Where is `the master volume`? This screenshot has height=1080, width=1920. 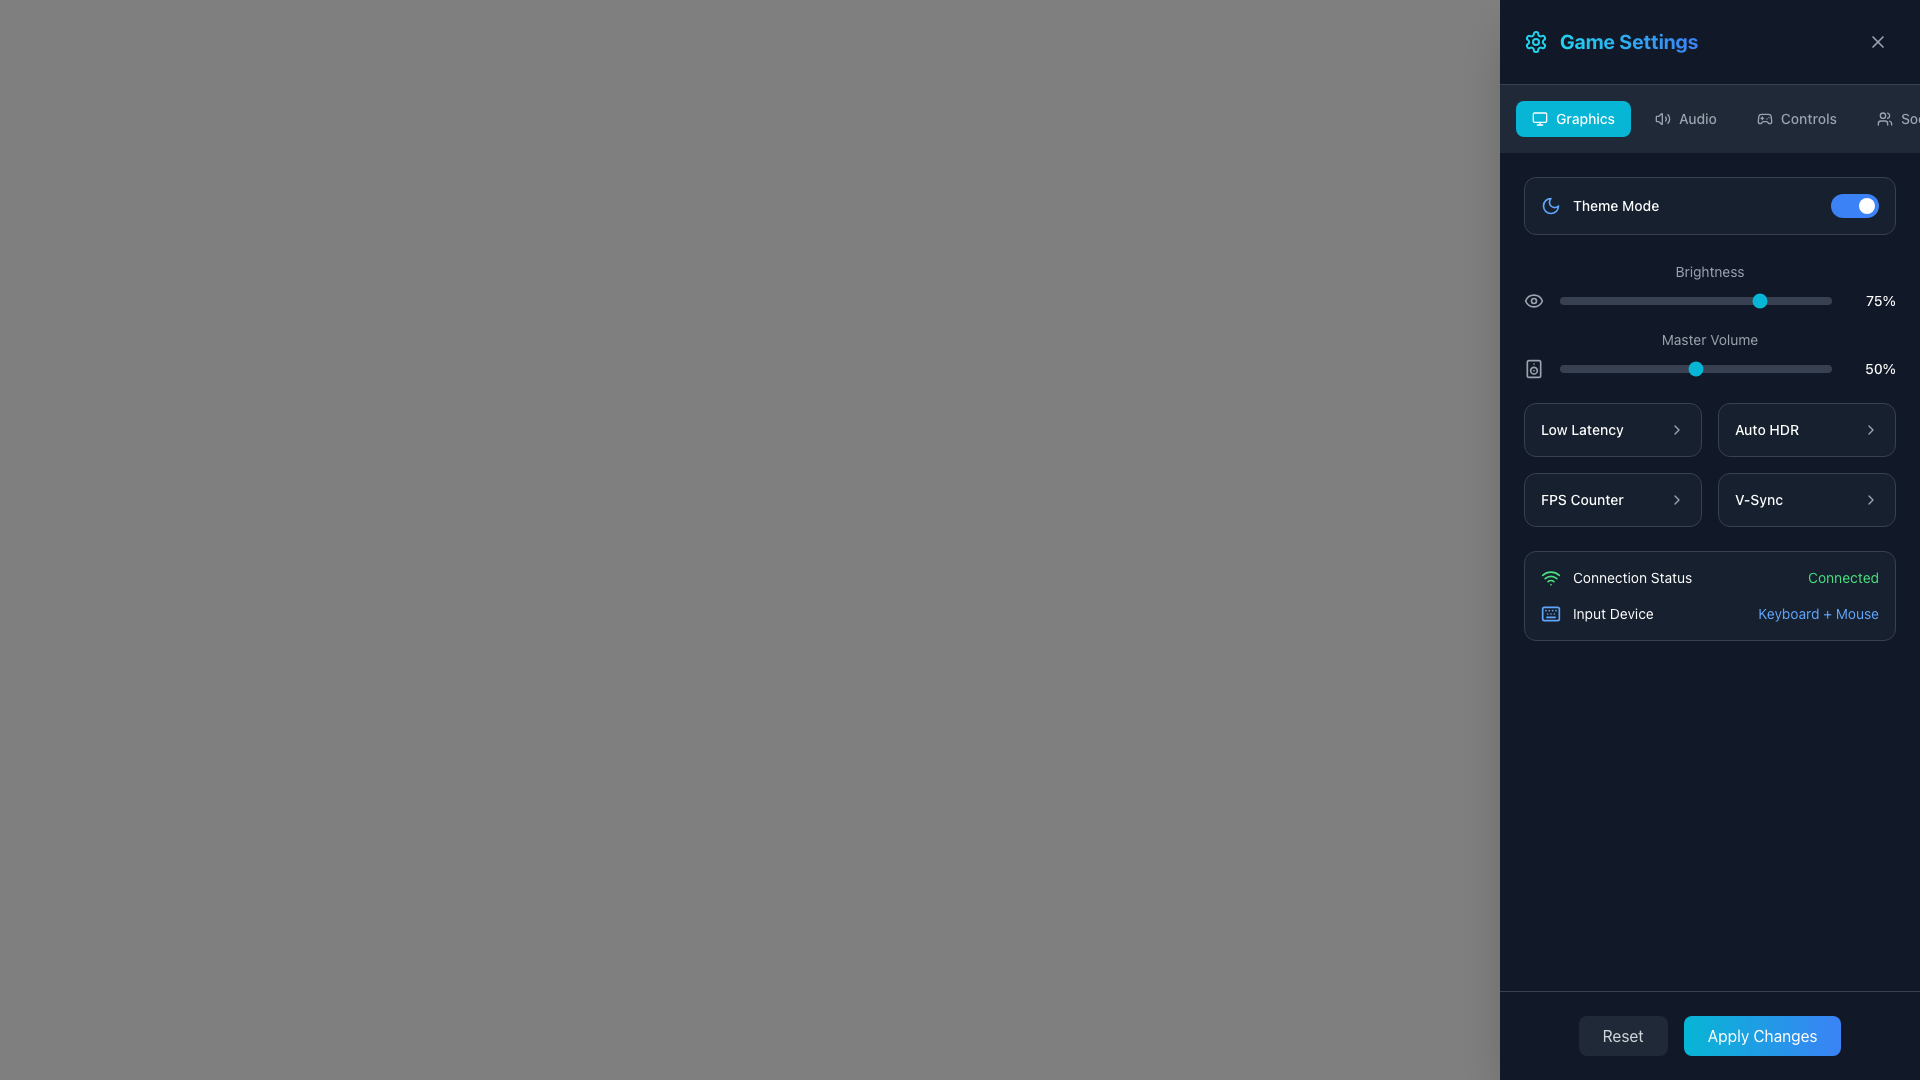 the master volume is located at coordinates (1815, 369).